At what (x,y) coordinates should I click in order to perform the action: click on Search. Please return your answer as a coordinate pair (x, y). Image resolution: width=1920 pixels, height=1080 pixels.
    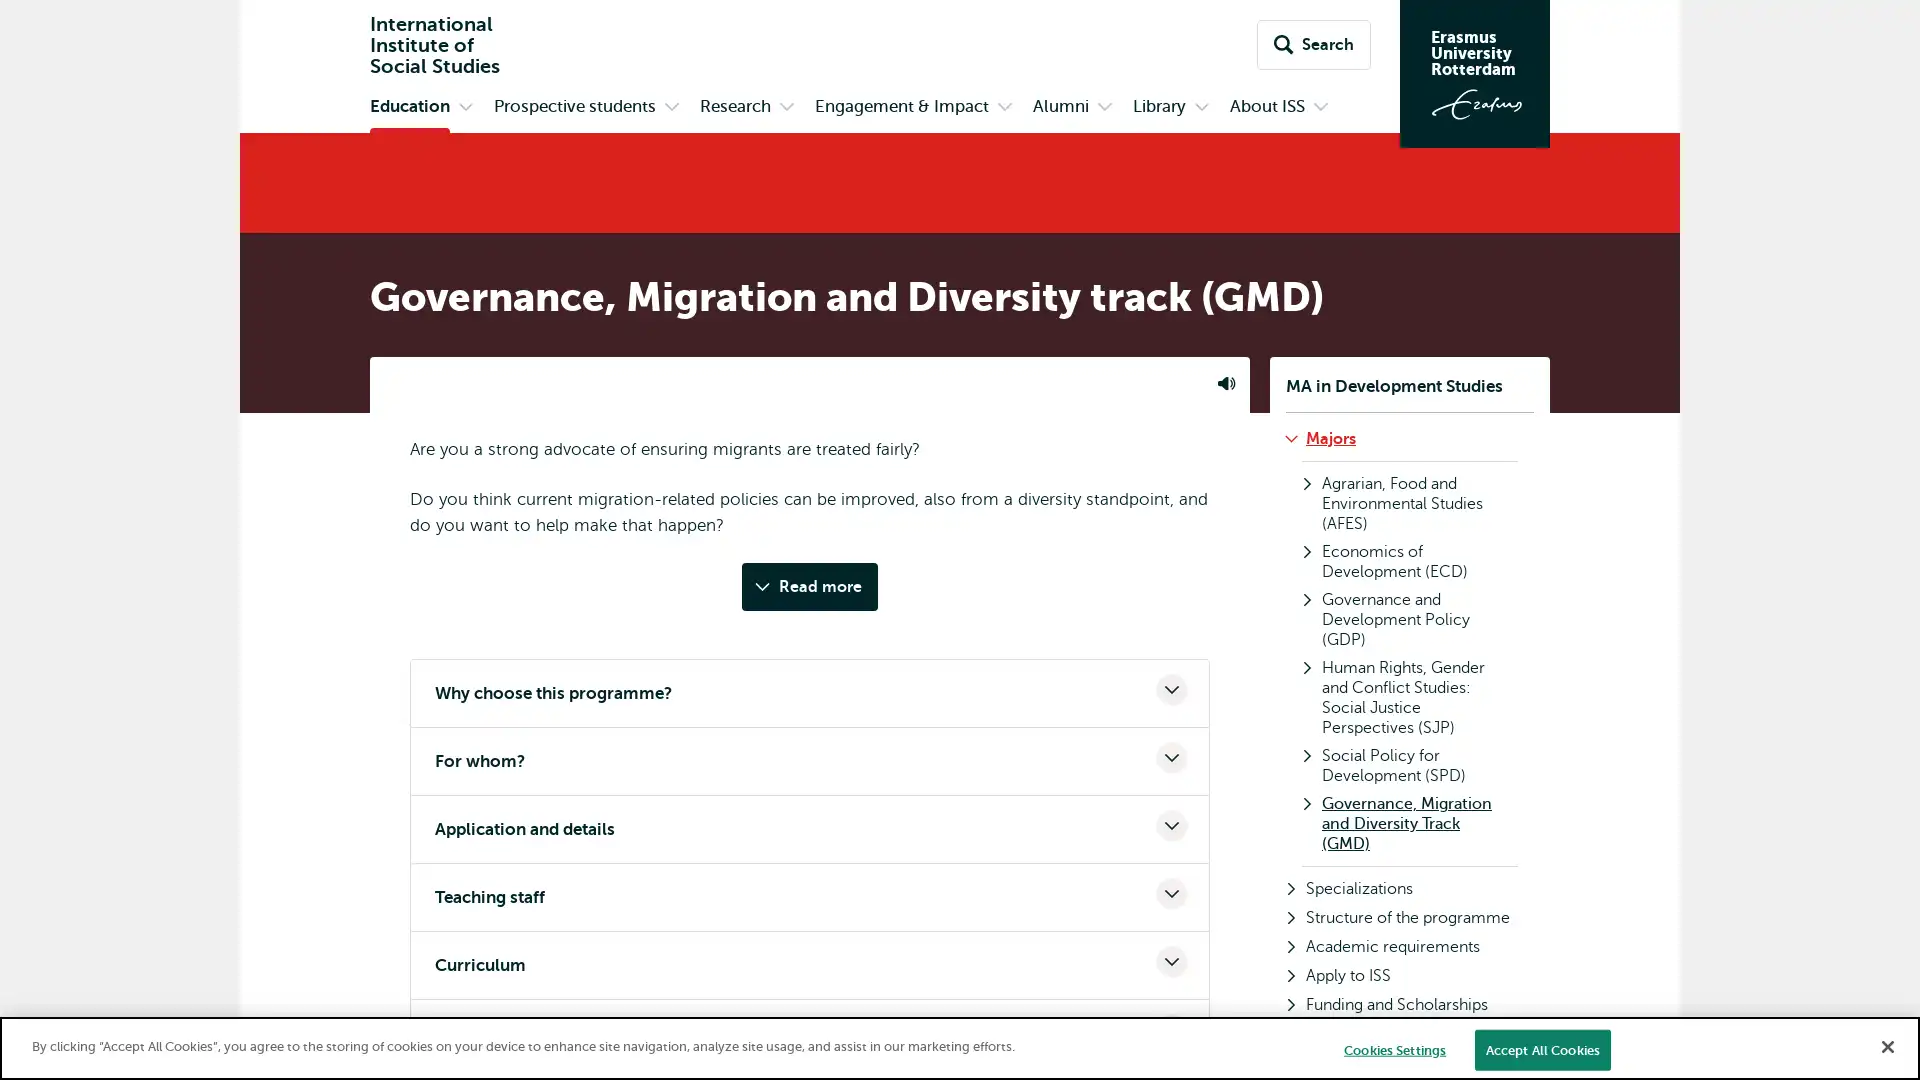
    Looking at the image, I should click on (1314, 45).